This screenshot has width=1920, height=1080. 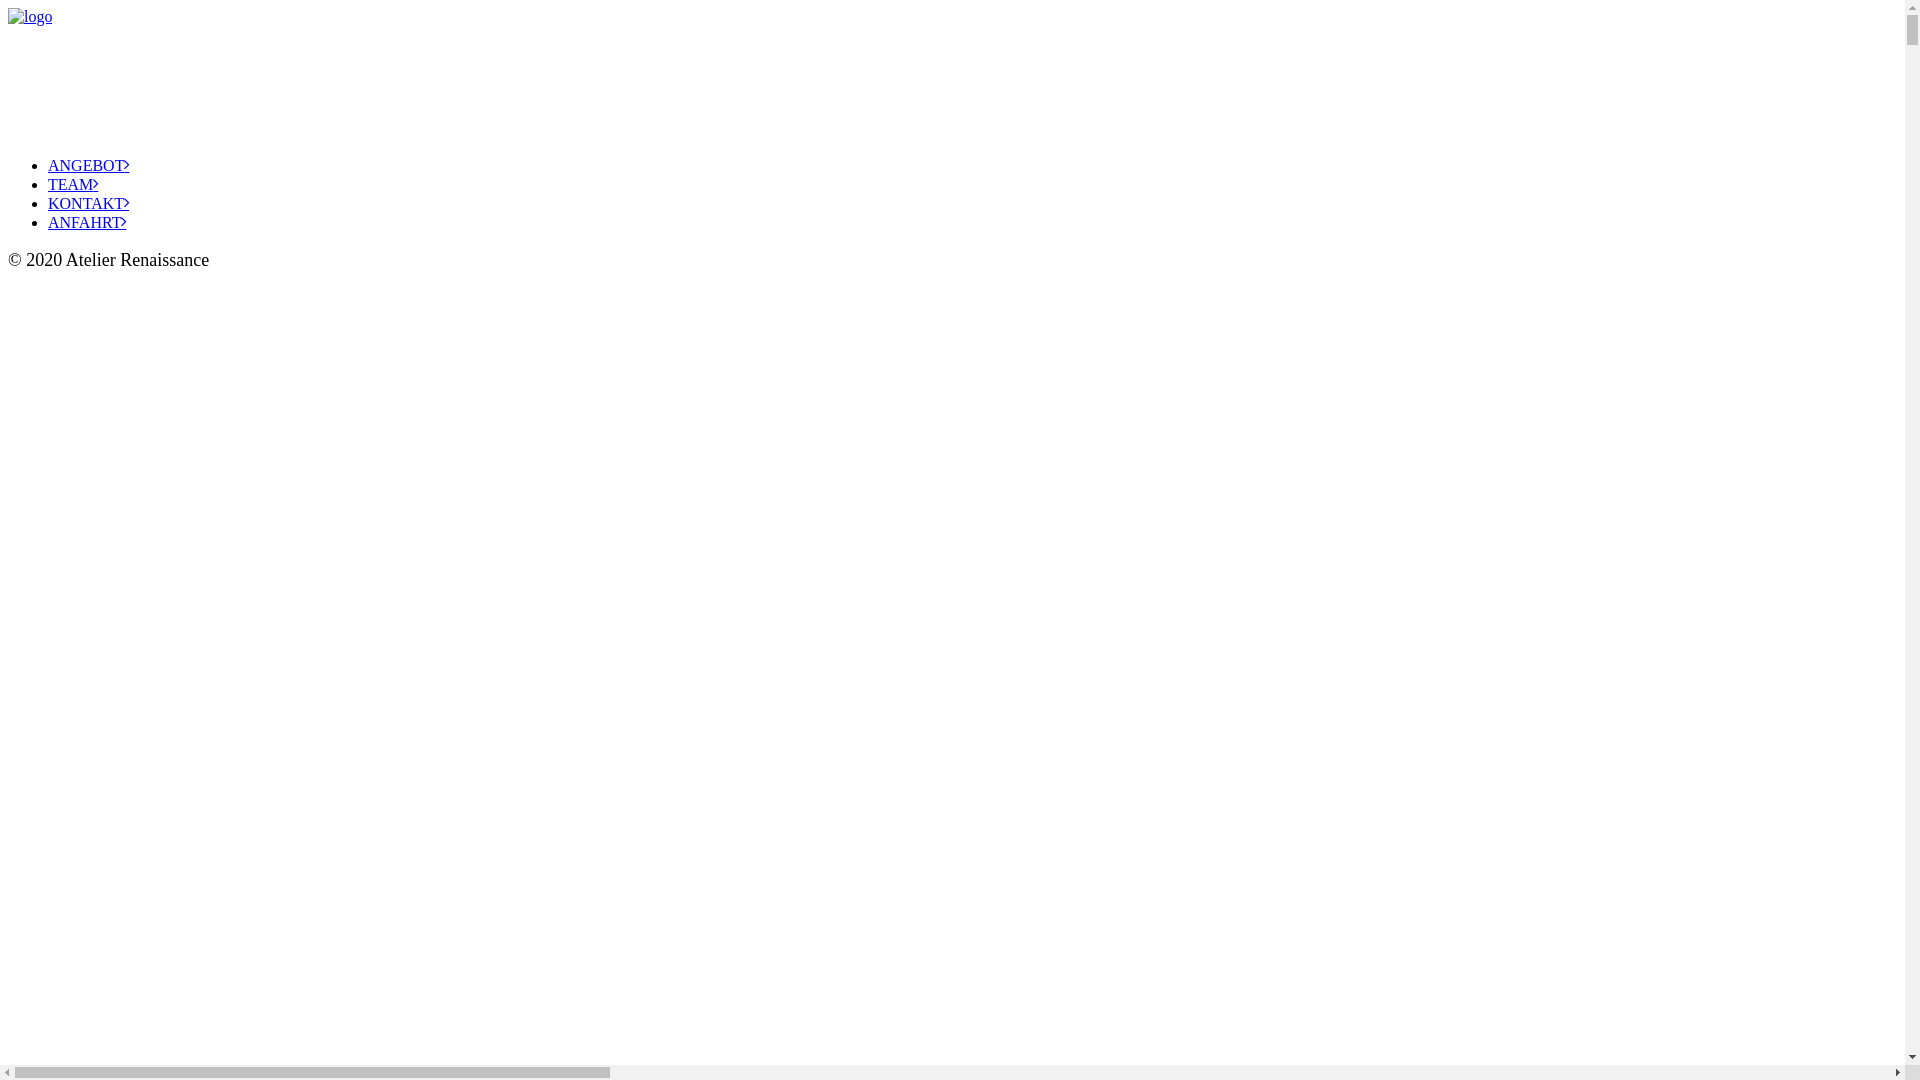 What do you see at coordinates (87, 164) in the screenshot?
I see `'ANGEBOT'` at bounding box center [87, 164].